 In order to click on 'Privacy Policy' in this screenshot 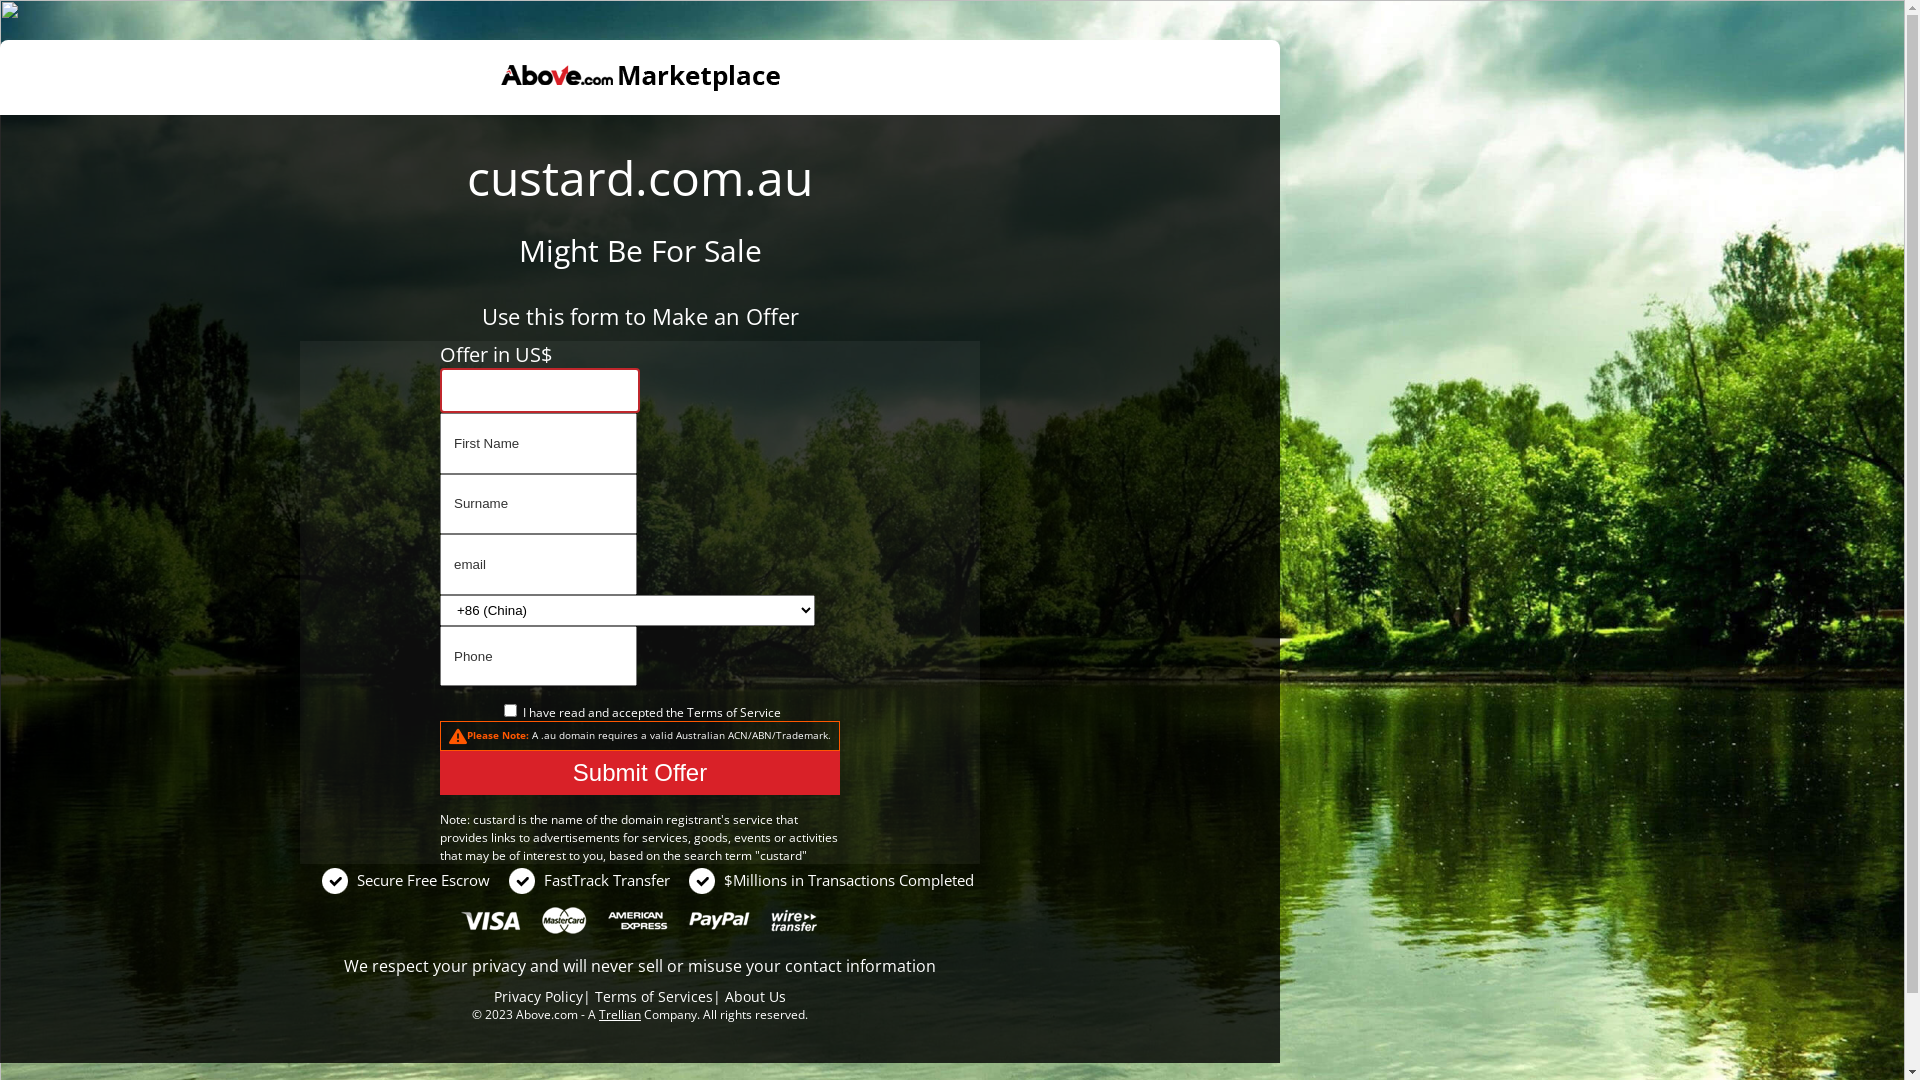, I will do `click(538, 996)`.